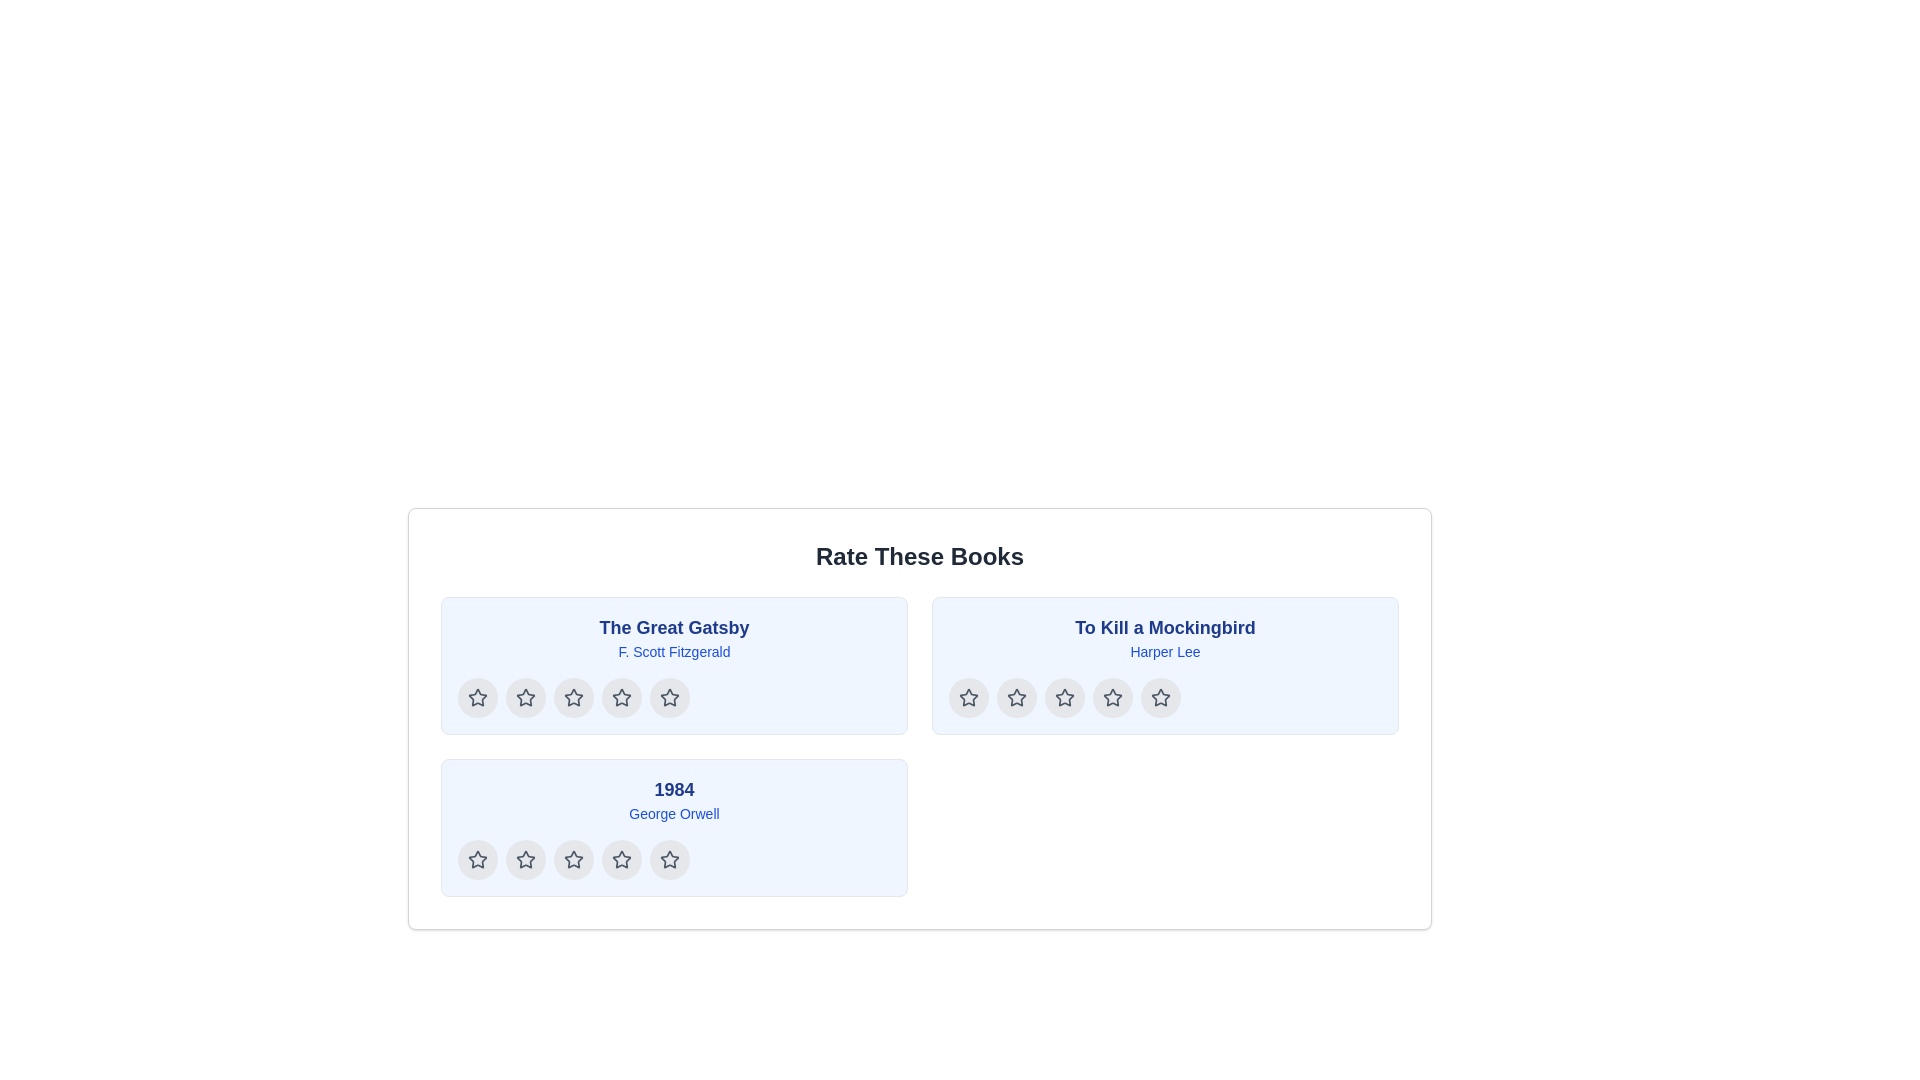 Image resolution: width=1920 pixels, height=1080 pixels. I want to click on the circular button with a light gray background and a star icon, which is the fourth button in the horizontal list below the book '1984' in the 'Rate These Books' section, to give a rating, so click(670, 859).